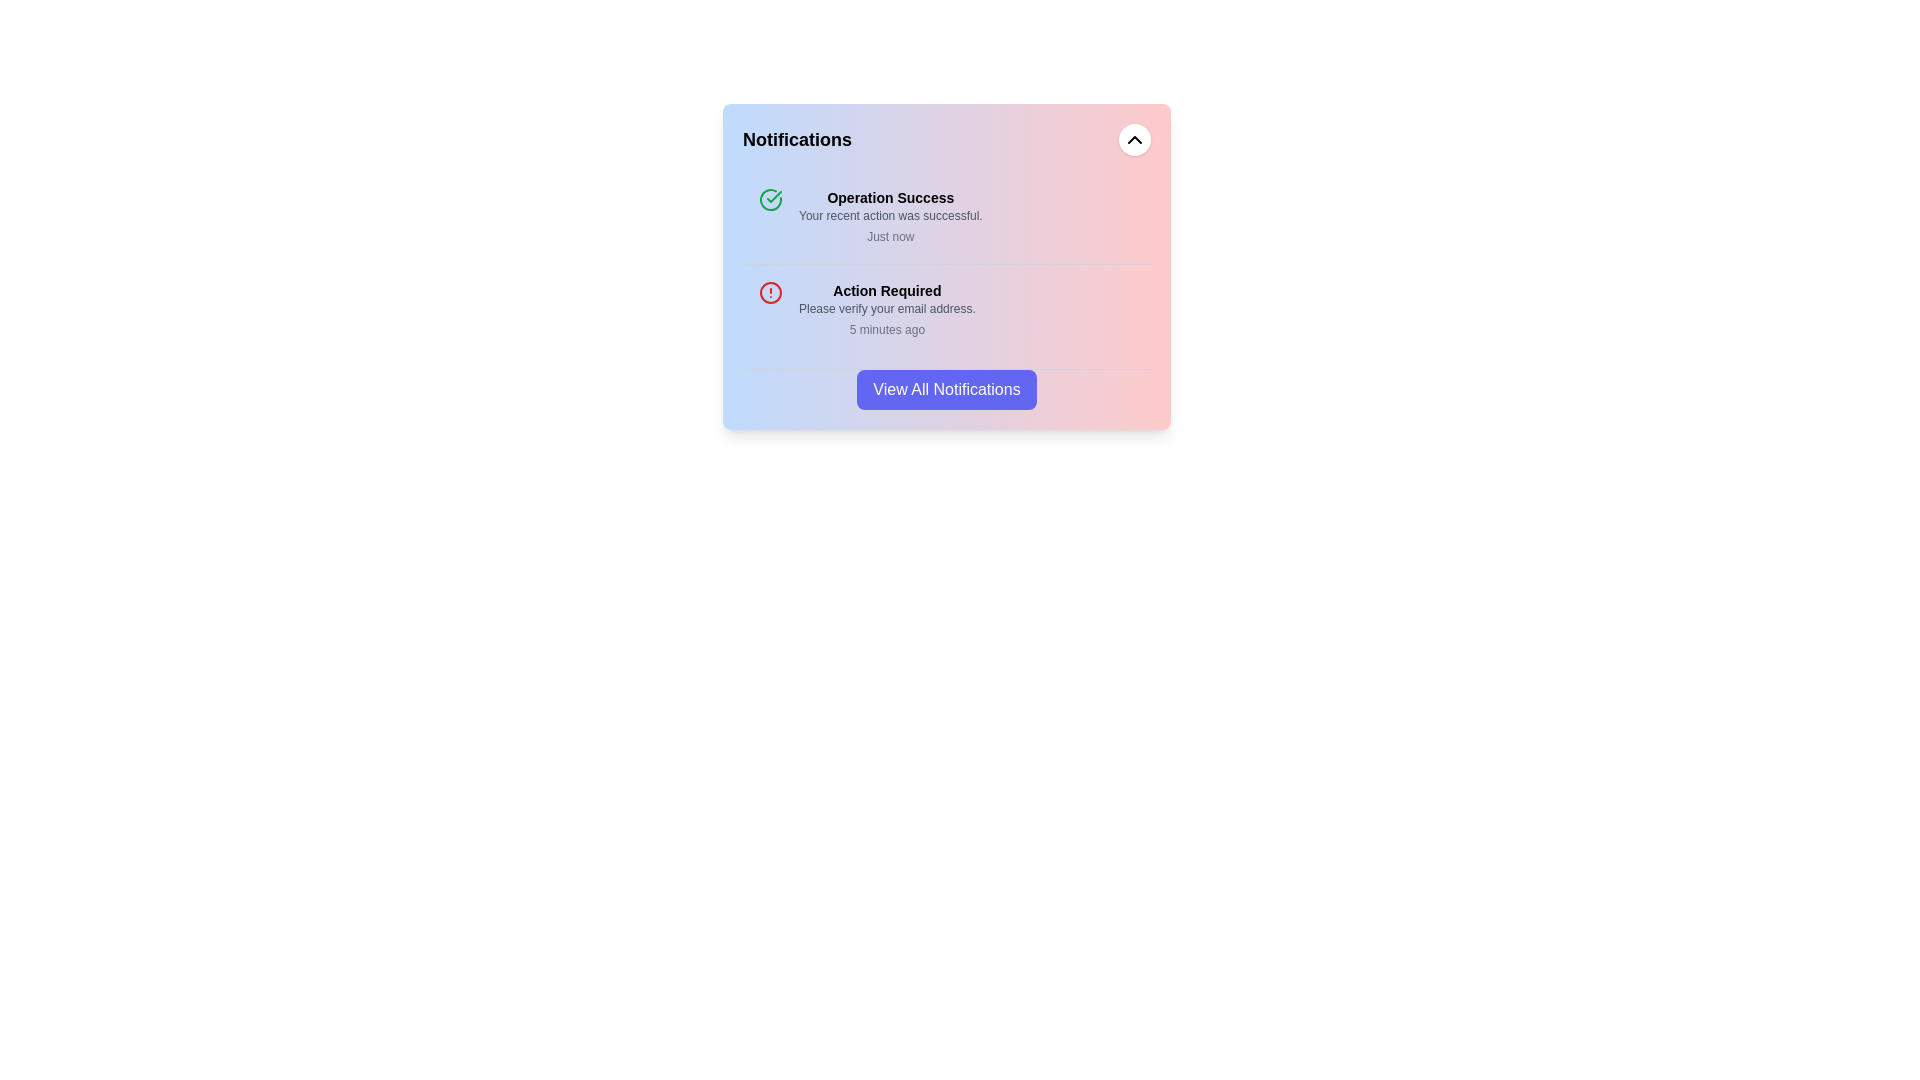 This screenshot has height=1080, width=1920. Describe the element at coordinates (770, 293) in the screenshot. I see `the alert icon situated inside the notification panel under the heading 'Action Required'` at that location.